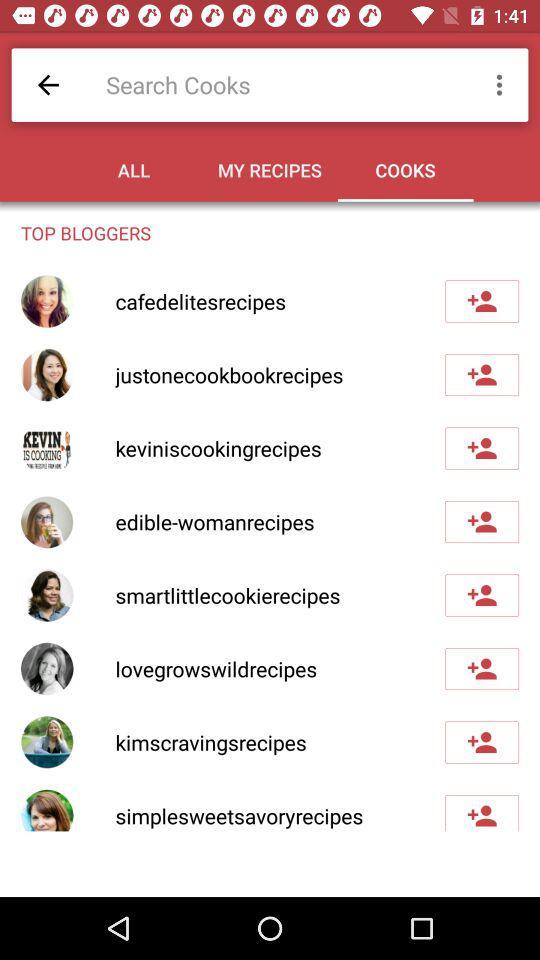 This screenshot has height=960, width=540. Describe the element at coordinates (481, 669) in the screenshot. I see `to add blogger` at that location.